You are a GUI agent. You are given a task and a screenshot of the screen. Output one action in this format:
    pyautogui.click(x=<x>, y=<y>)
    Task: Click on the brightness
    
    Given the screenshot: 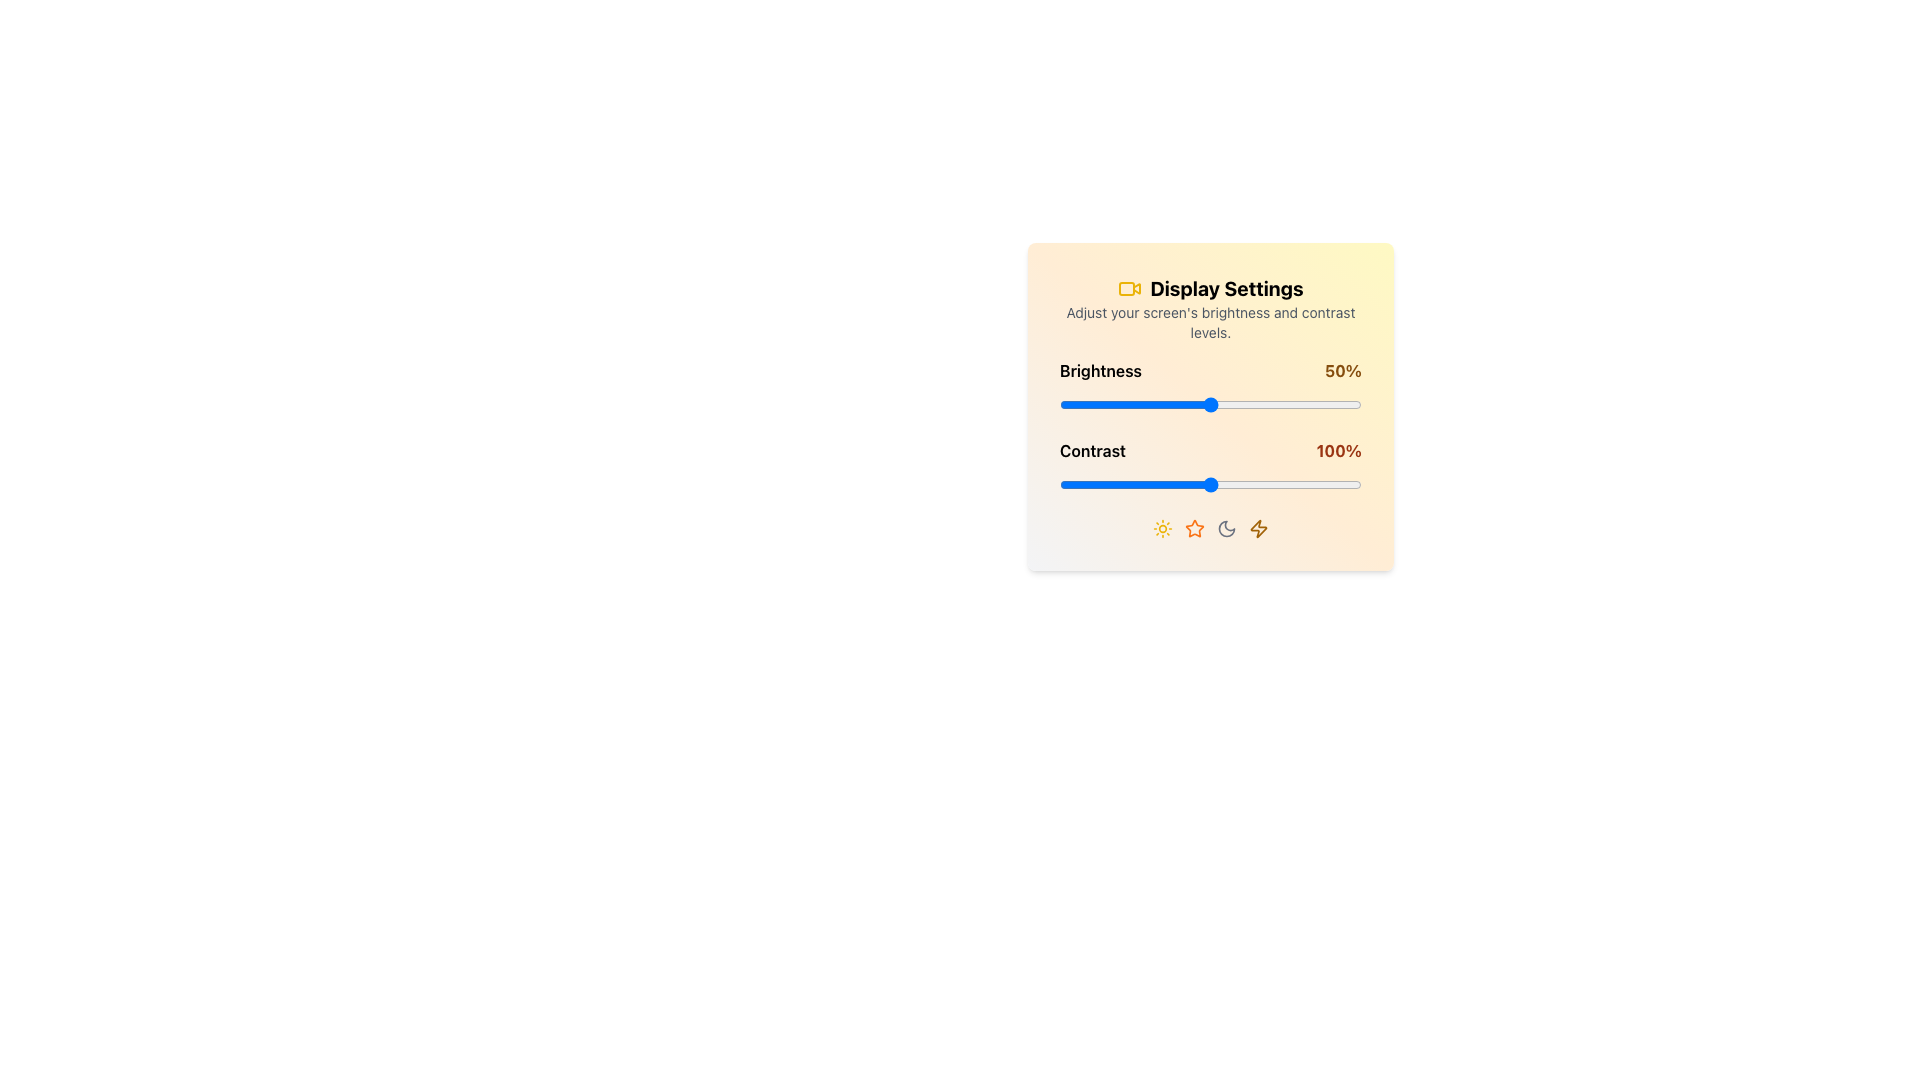 What is the action you would take?
    pyautogui.click(x=1120, y=405)
    